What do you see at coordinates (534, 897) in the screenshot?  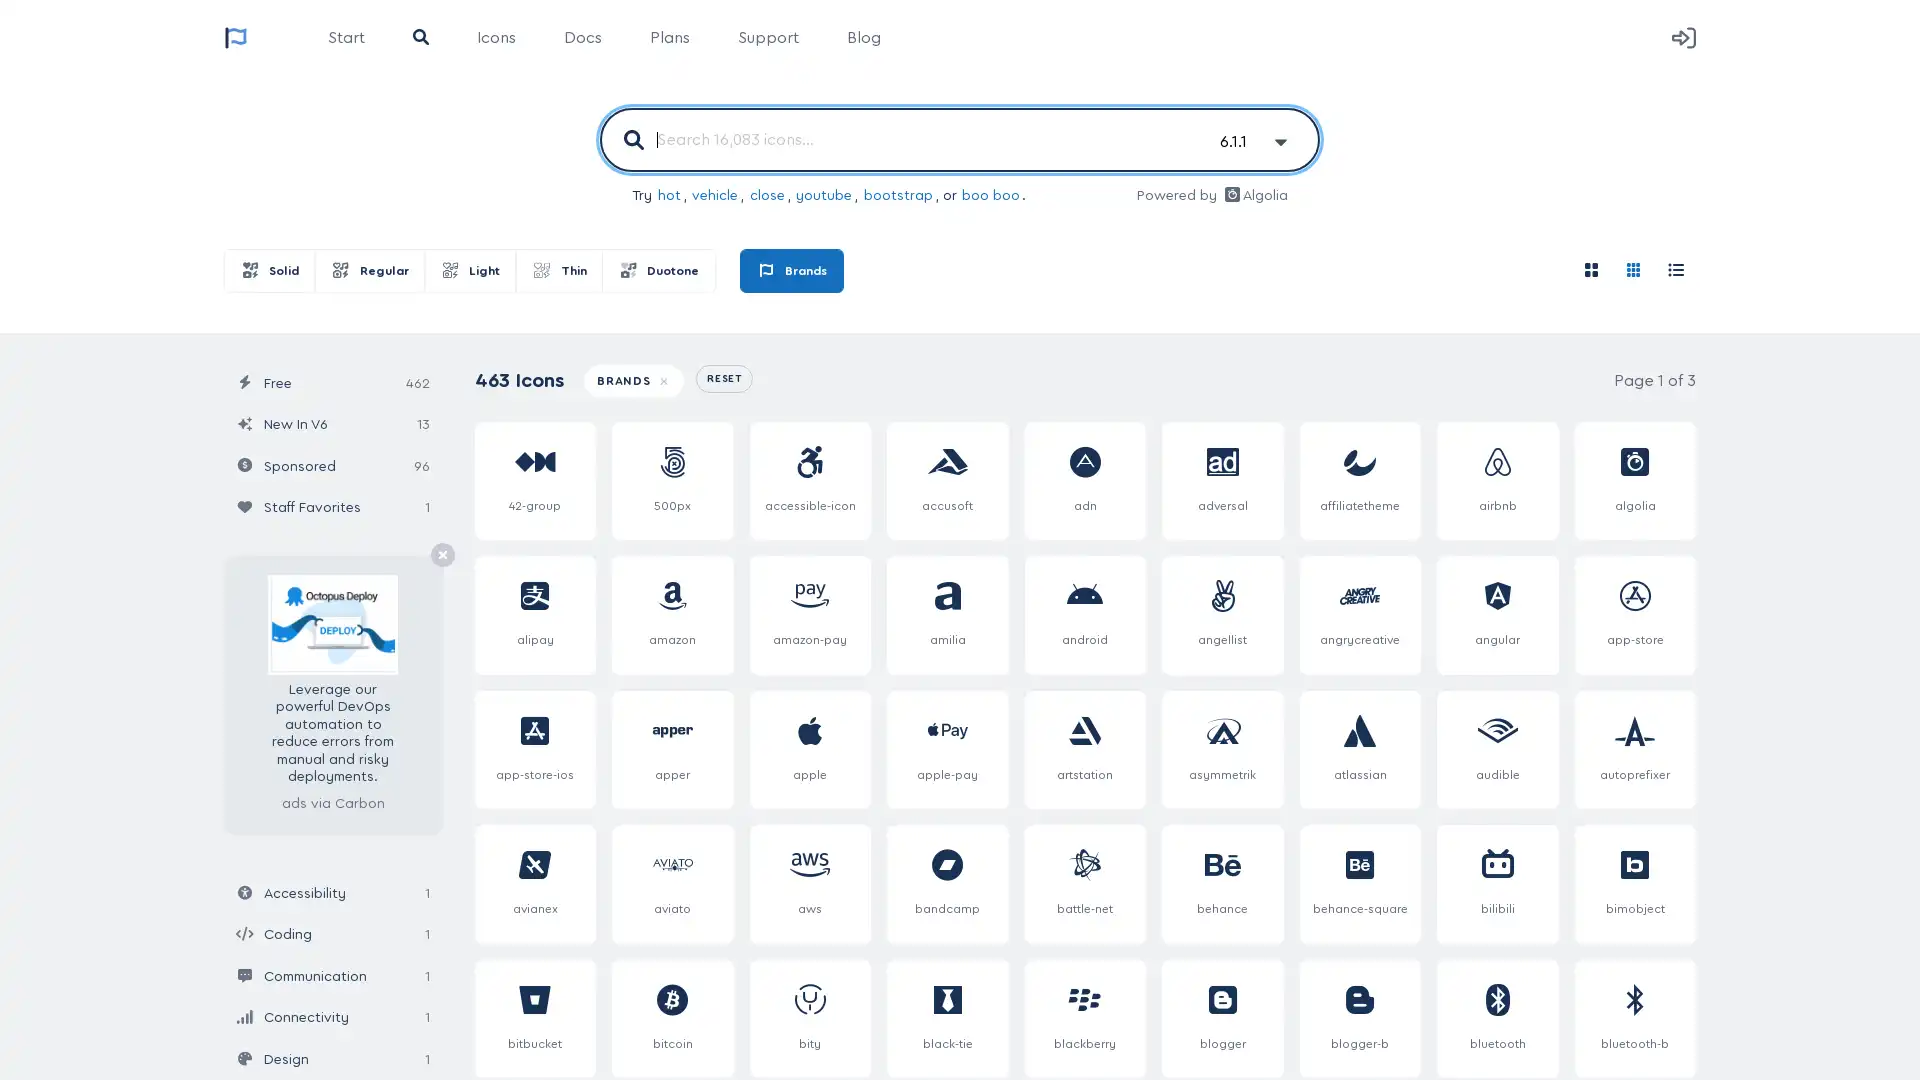 I see `avianex` at bounding box center [534, 897].